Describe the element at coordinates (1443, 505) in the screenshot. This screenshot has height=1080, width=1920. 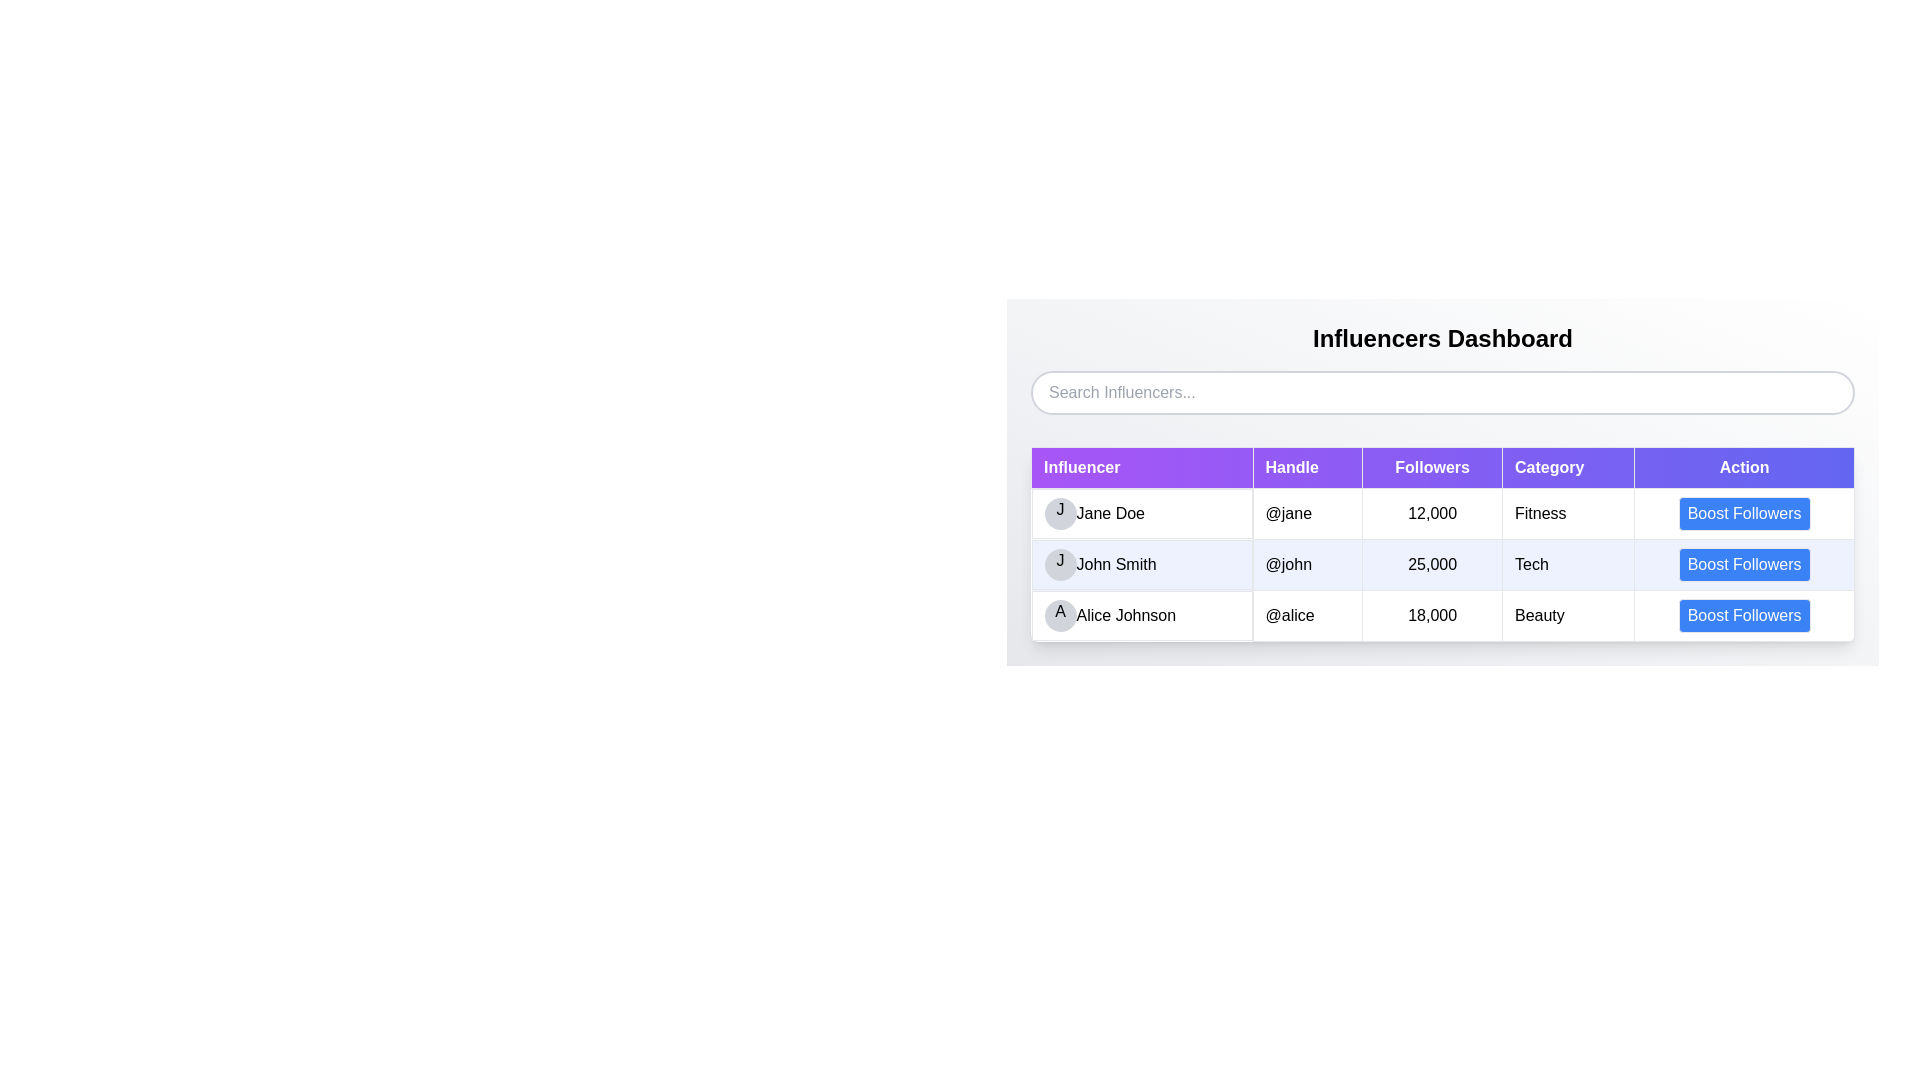
I see `the follower count display for the influencer 'Jane Doe', which shows '12,000' under the 'Followers' header in the Influencers Dashboard table` at that location.